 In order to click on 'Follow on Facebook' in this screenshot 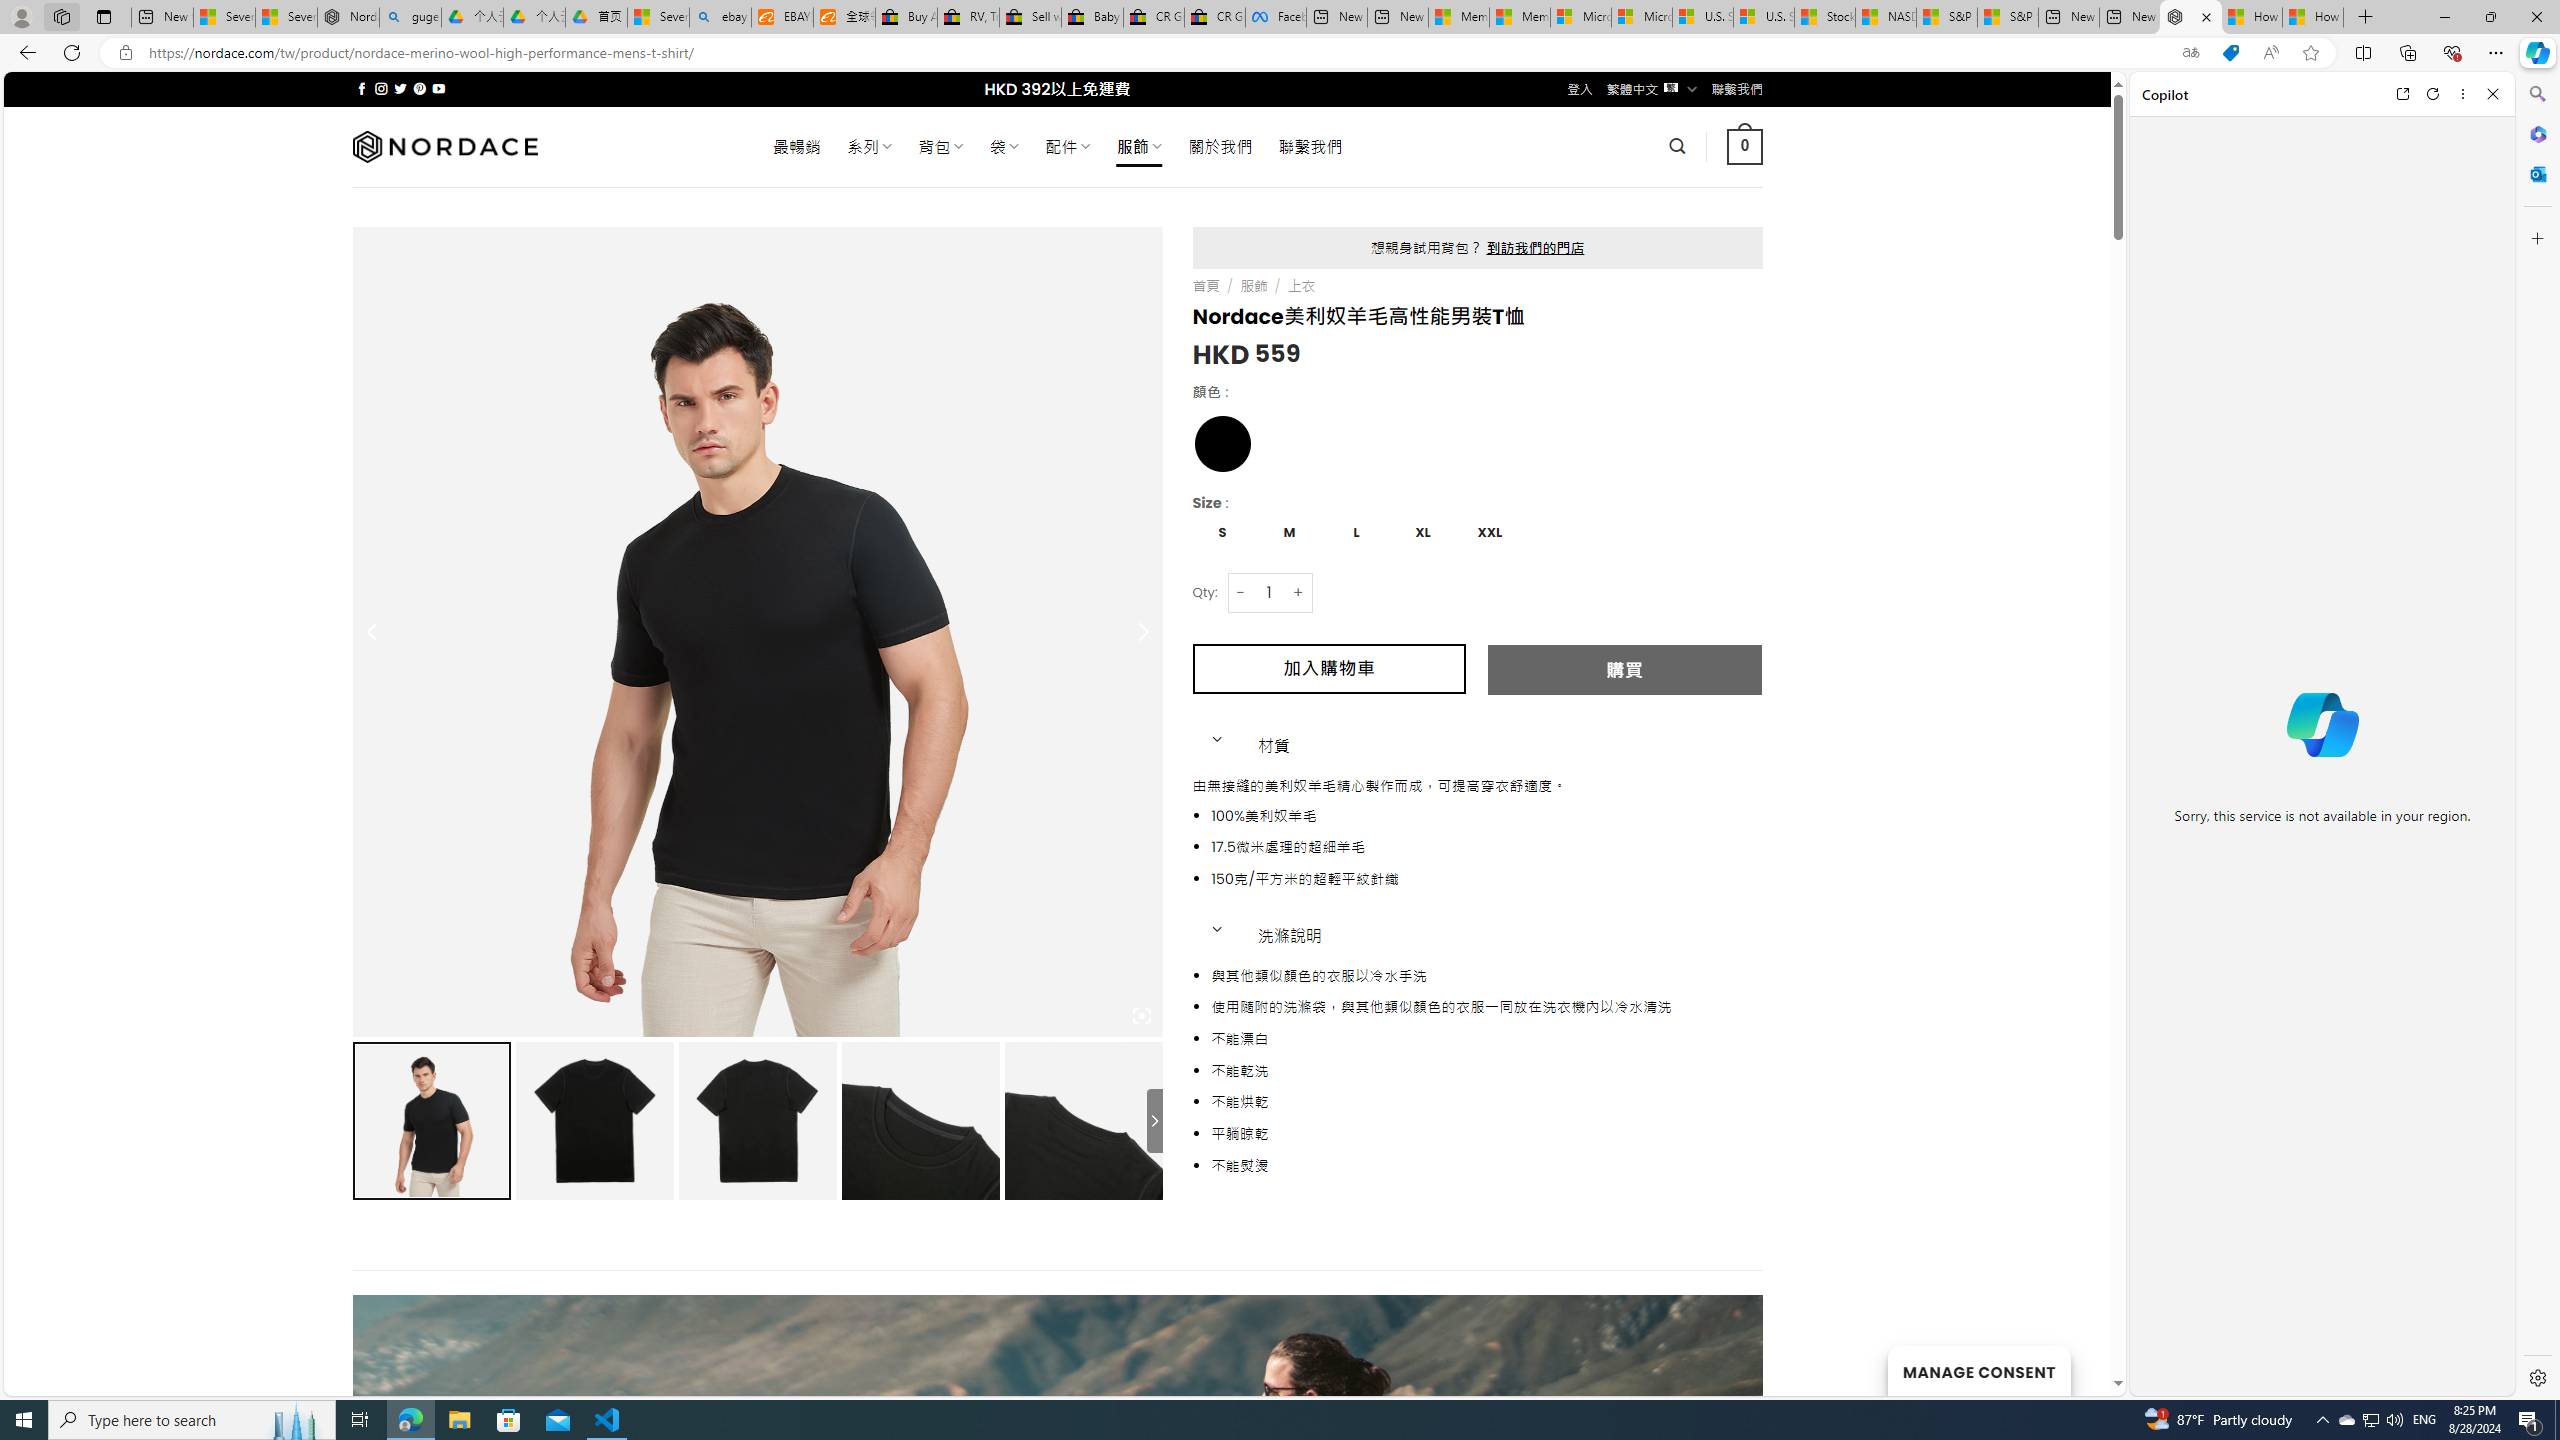, I will do `click(362, 88)`.